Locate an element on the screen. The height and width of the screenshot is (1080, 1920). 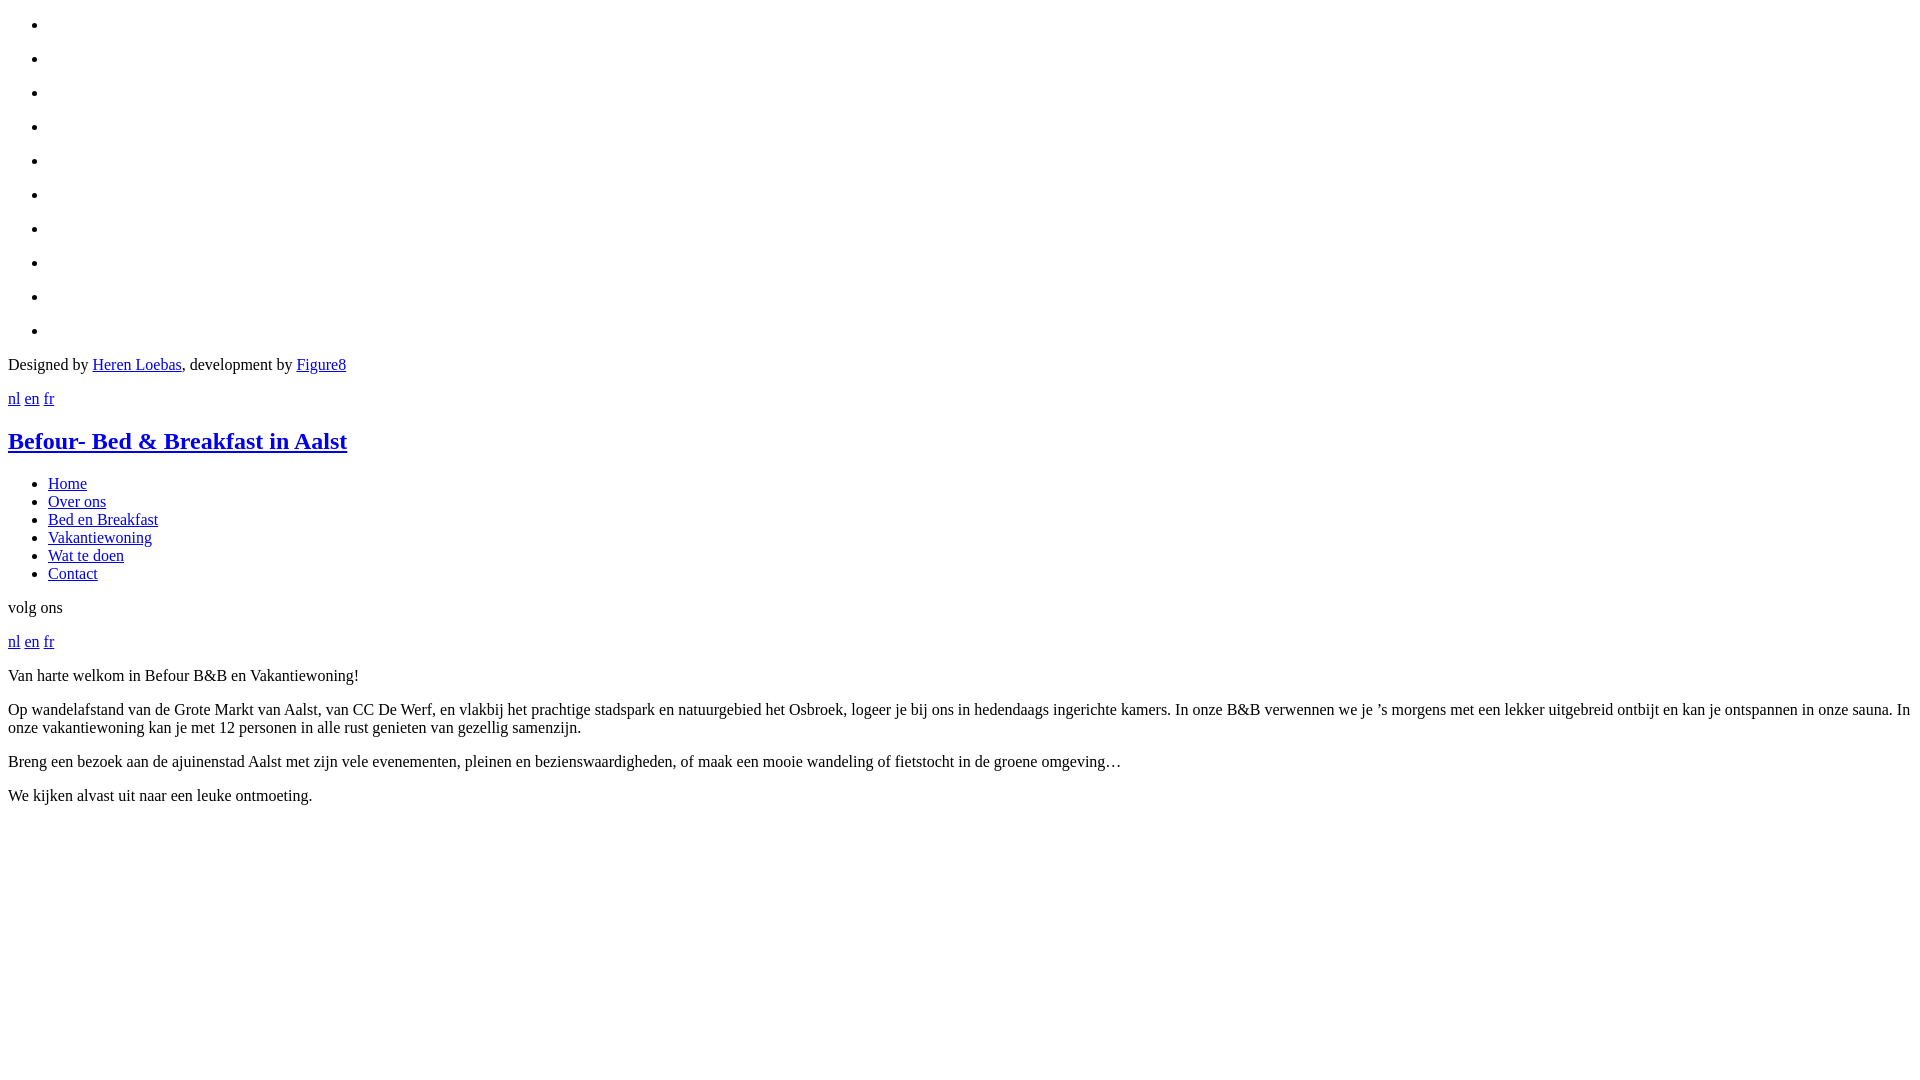
'Over ons' is located at coordinates (76, 500).